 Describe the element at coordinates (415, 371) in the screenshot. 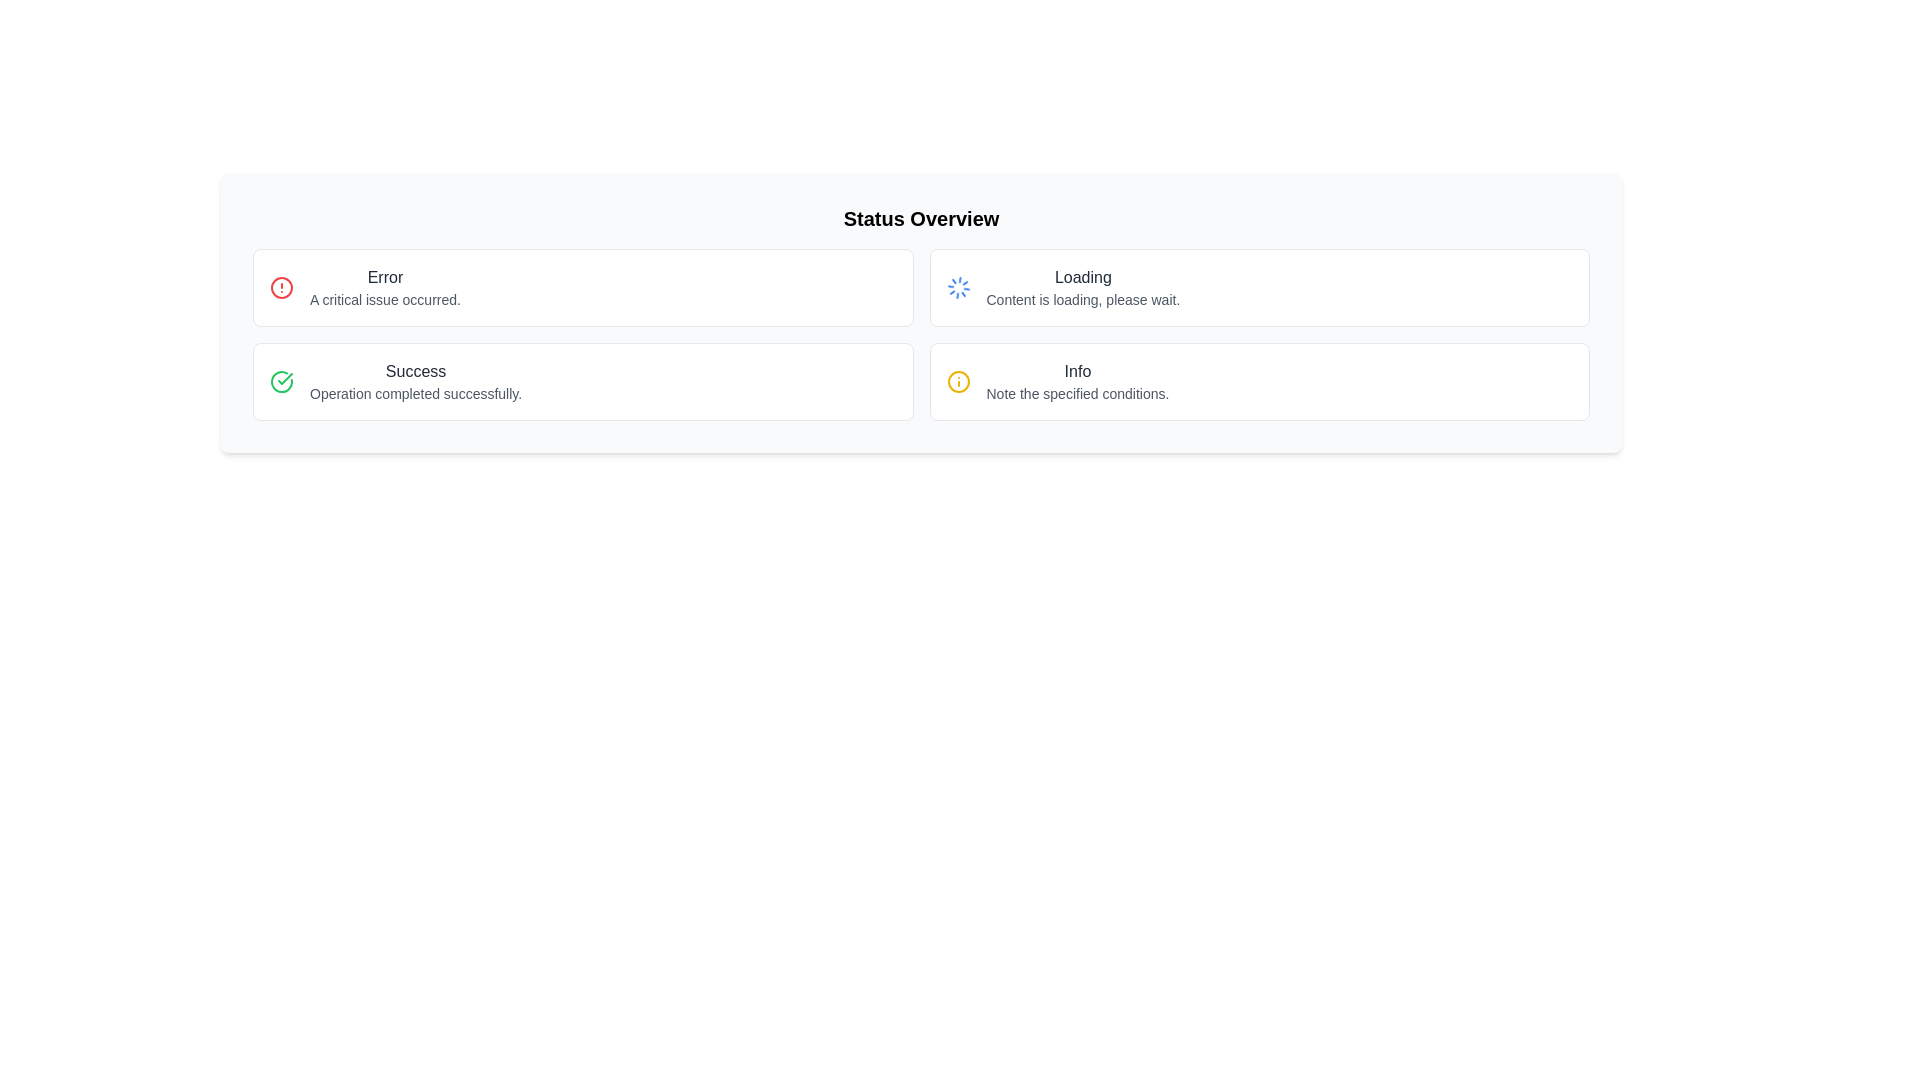

I see `the 'Success' text element displayed in a medium-sized font with dark gray color, located above the descriptive text 'Operation completed successfully.'` at that location.